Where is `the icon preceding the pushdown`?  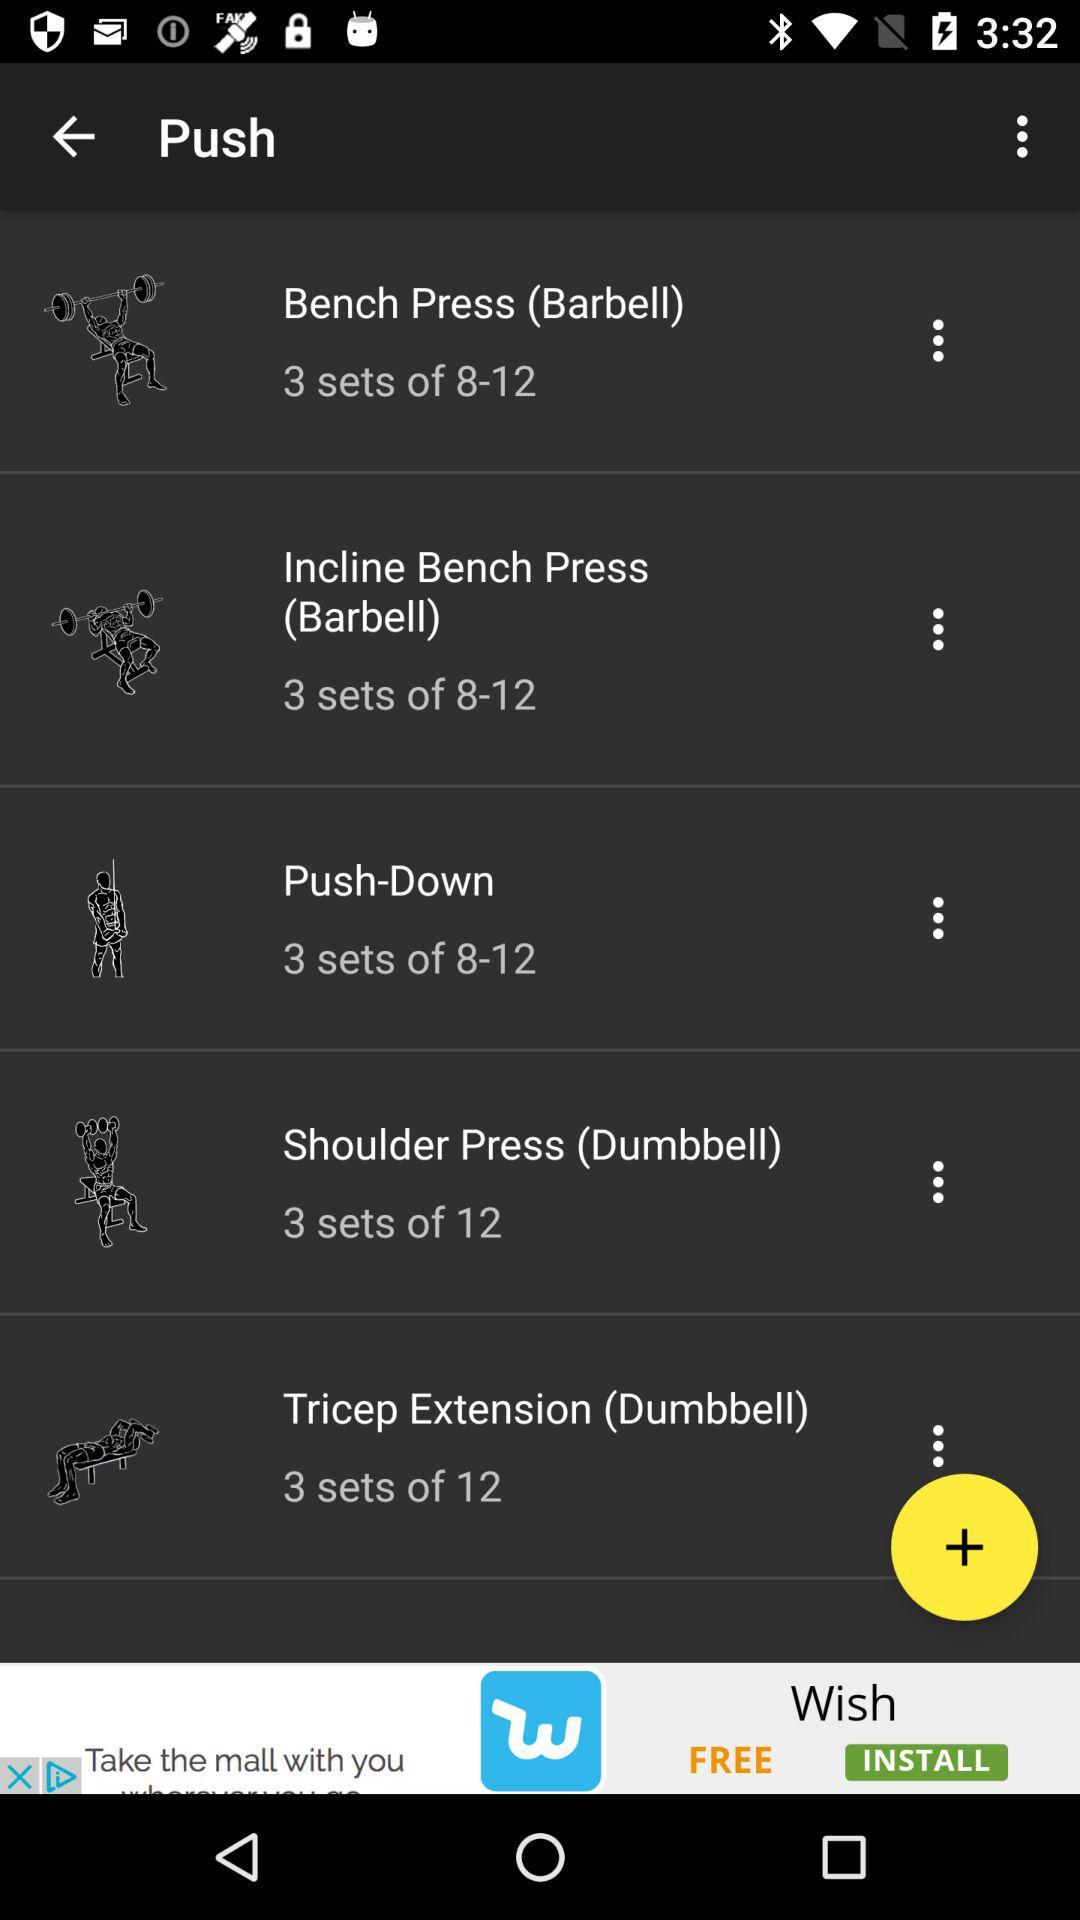
the icon preceding the pushdown is located at coordinates (107, 916).